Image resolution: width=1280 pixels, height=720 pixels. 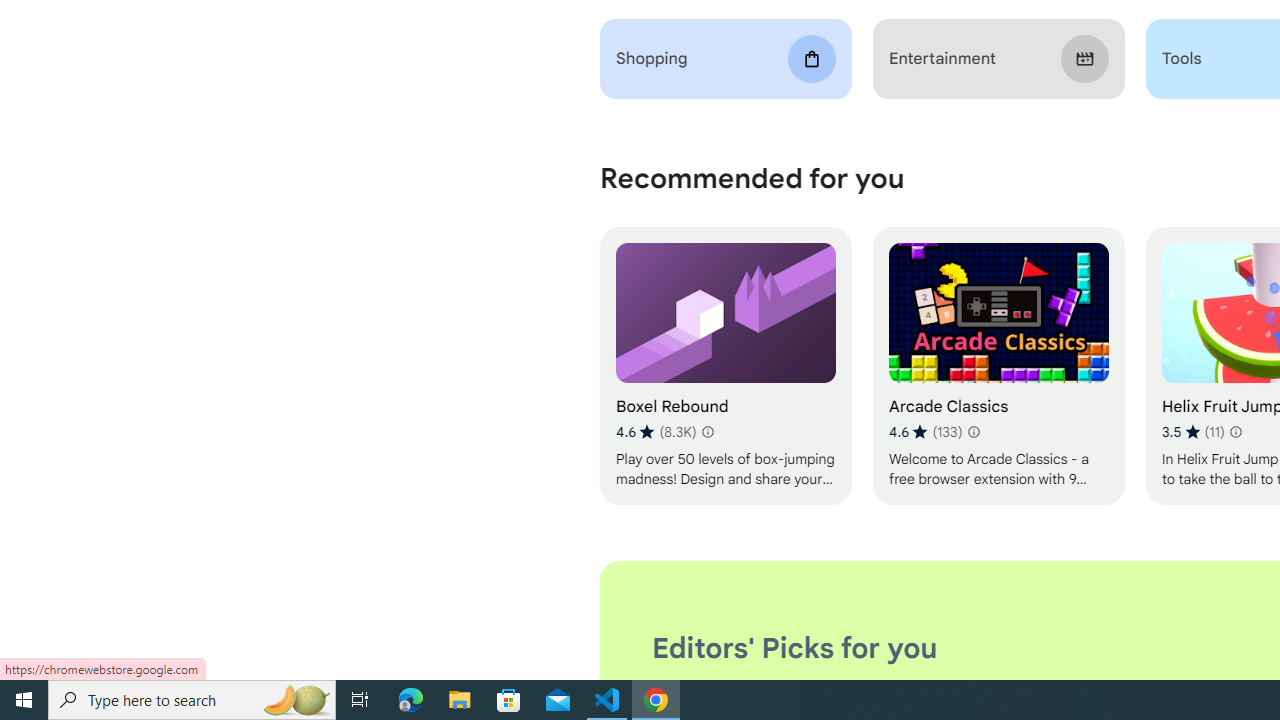 What do you see at coordinates (972, 431) in the screenshot?
I see `'Learn more about results and reviews "Arcade Classics"'` at bounding box center [972, 431].